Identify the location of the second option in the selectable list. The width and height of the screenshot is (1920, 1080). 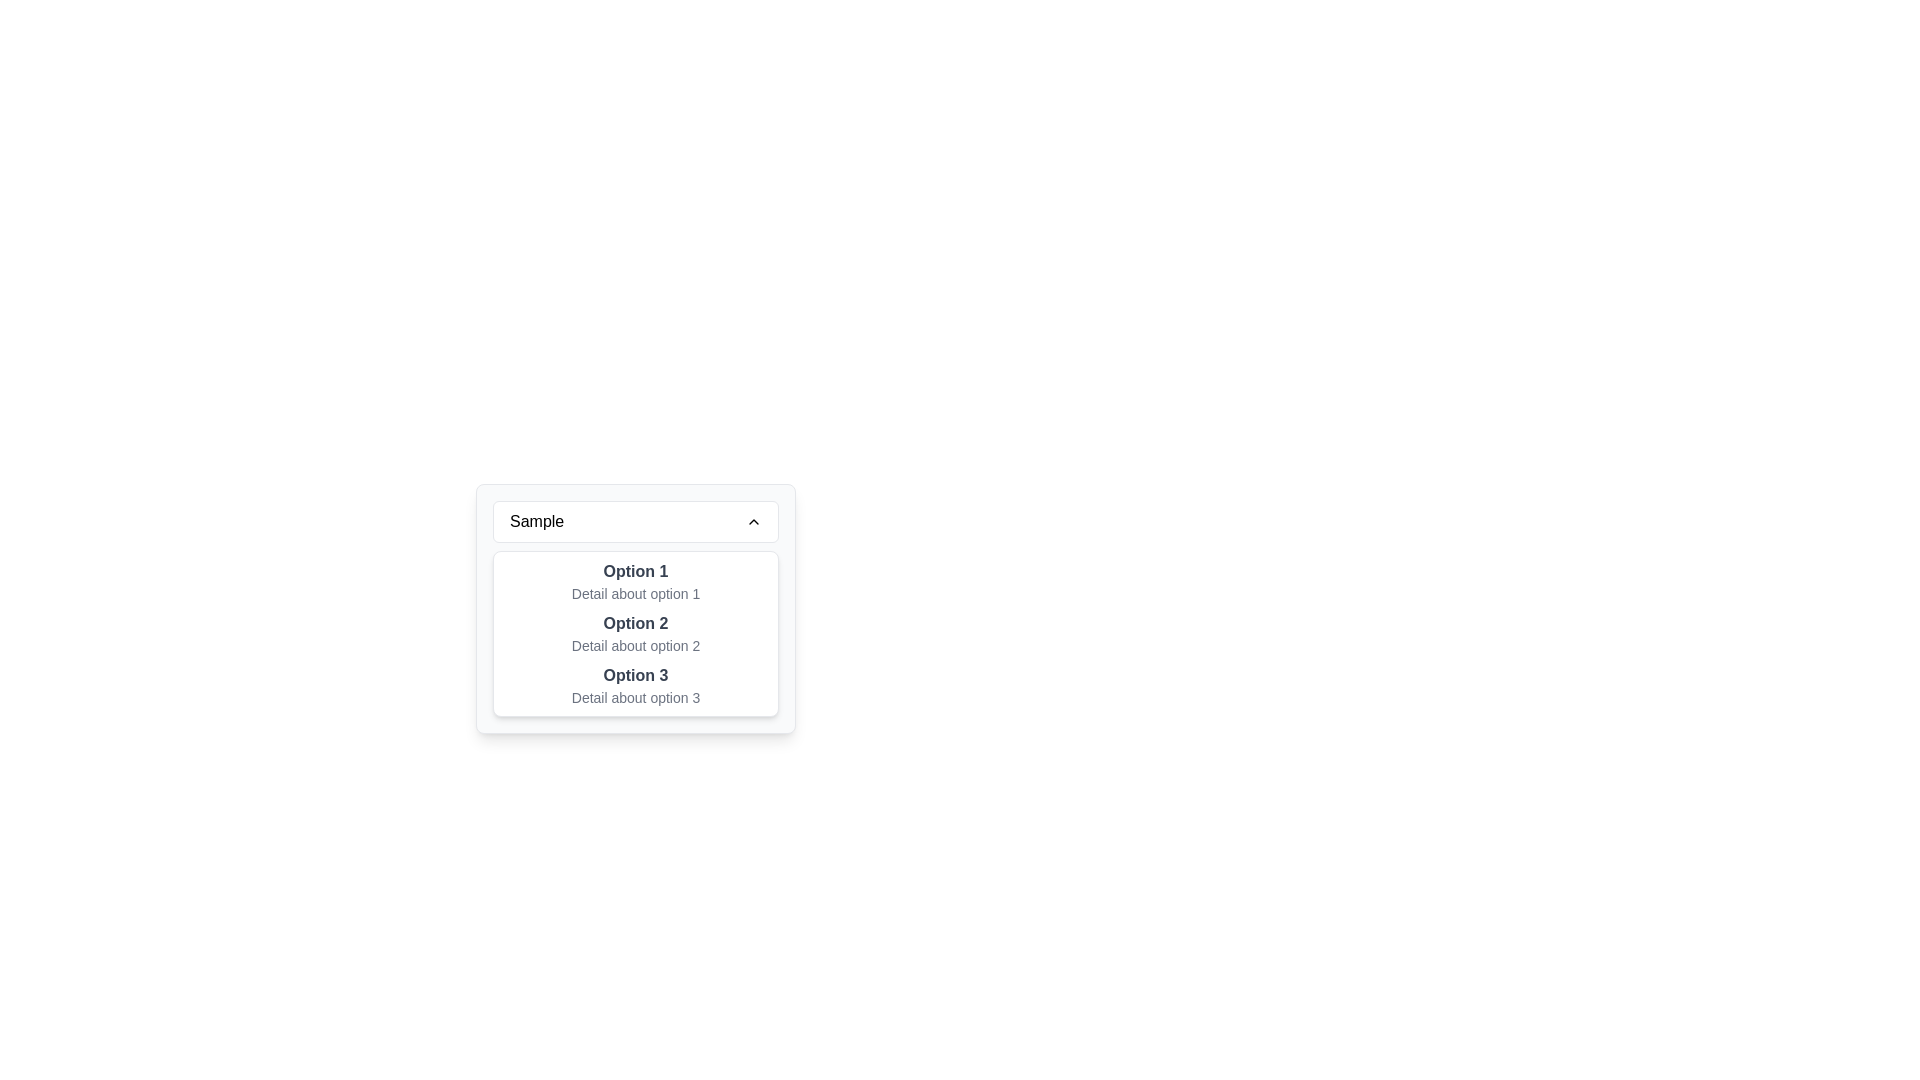
(634, 633).